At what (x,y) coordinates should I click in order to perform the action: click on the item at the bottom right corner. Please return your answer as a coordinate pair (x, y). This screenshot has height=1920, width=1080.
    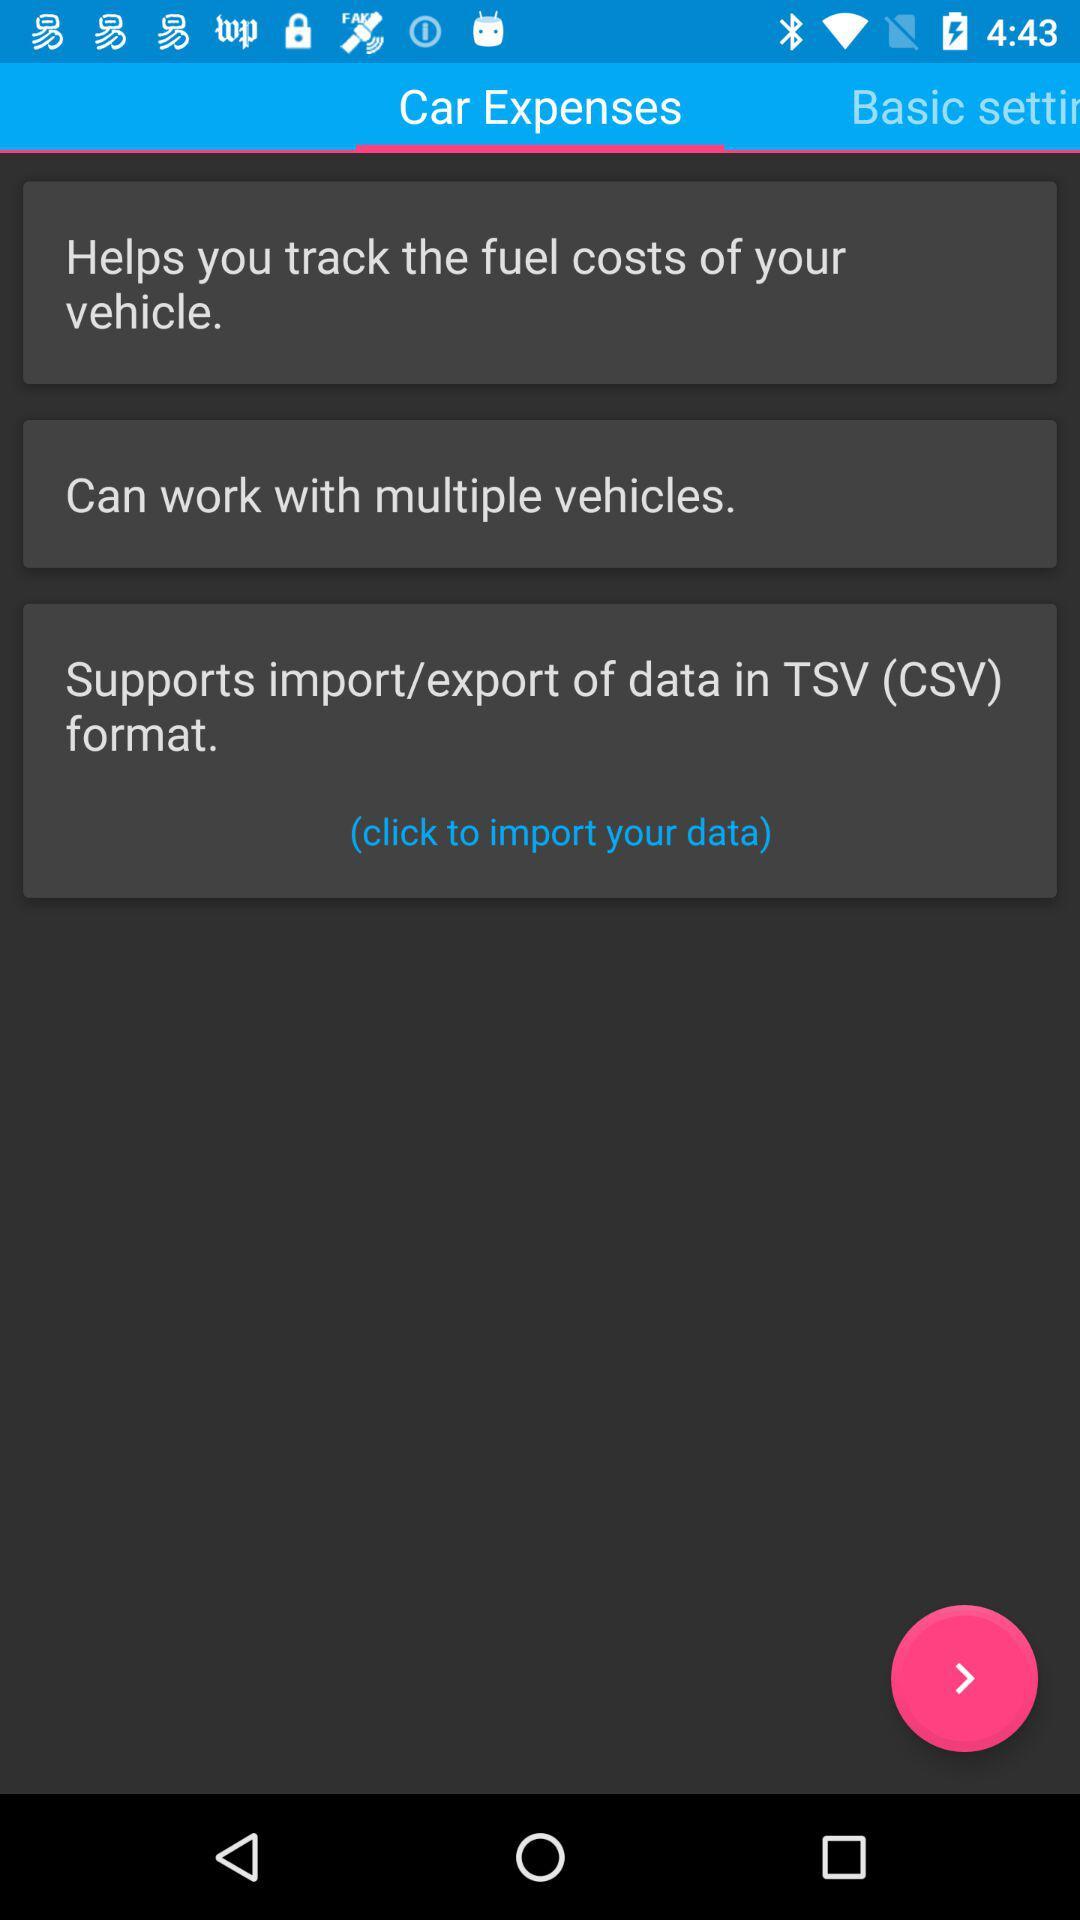
    Looking at the image, I should click on (963, 1678).